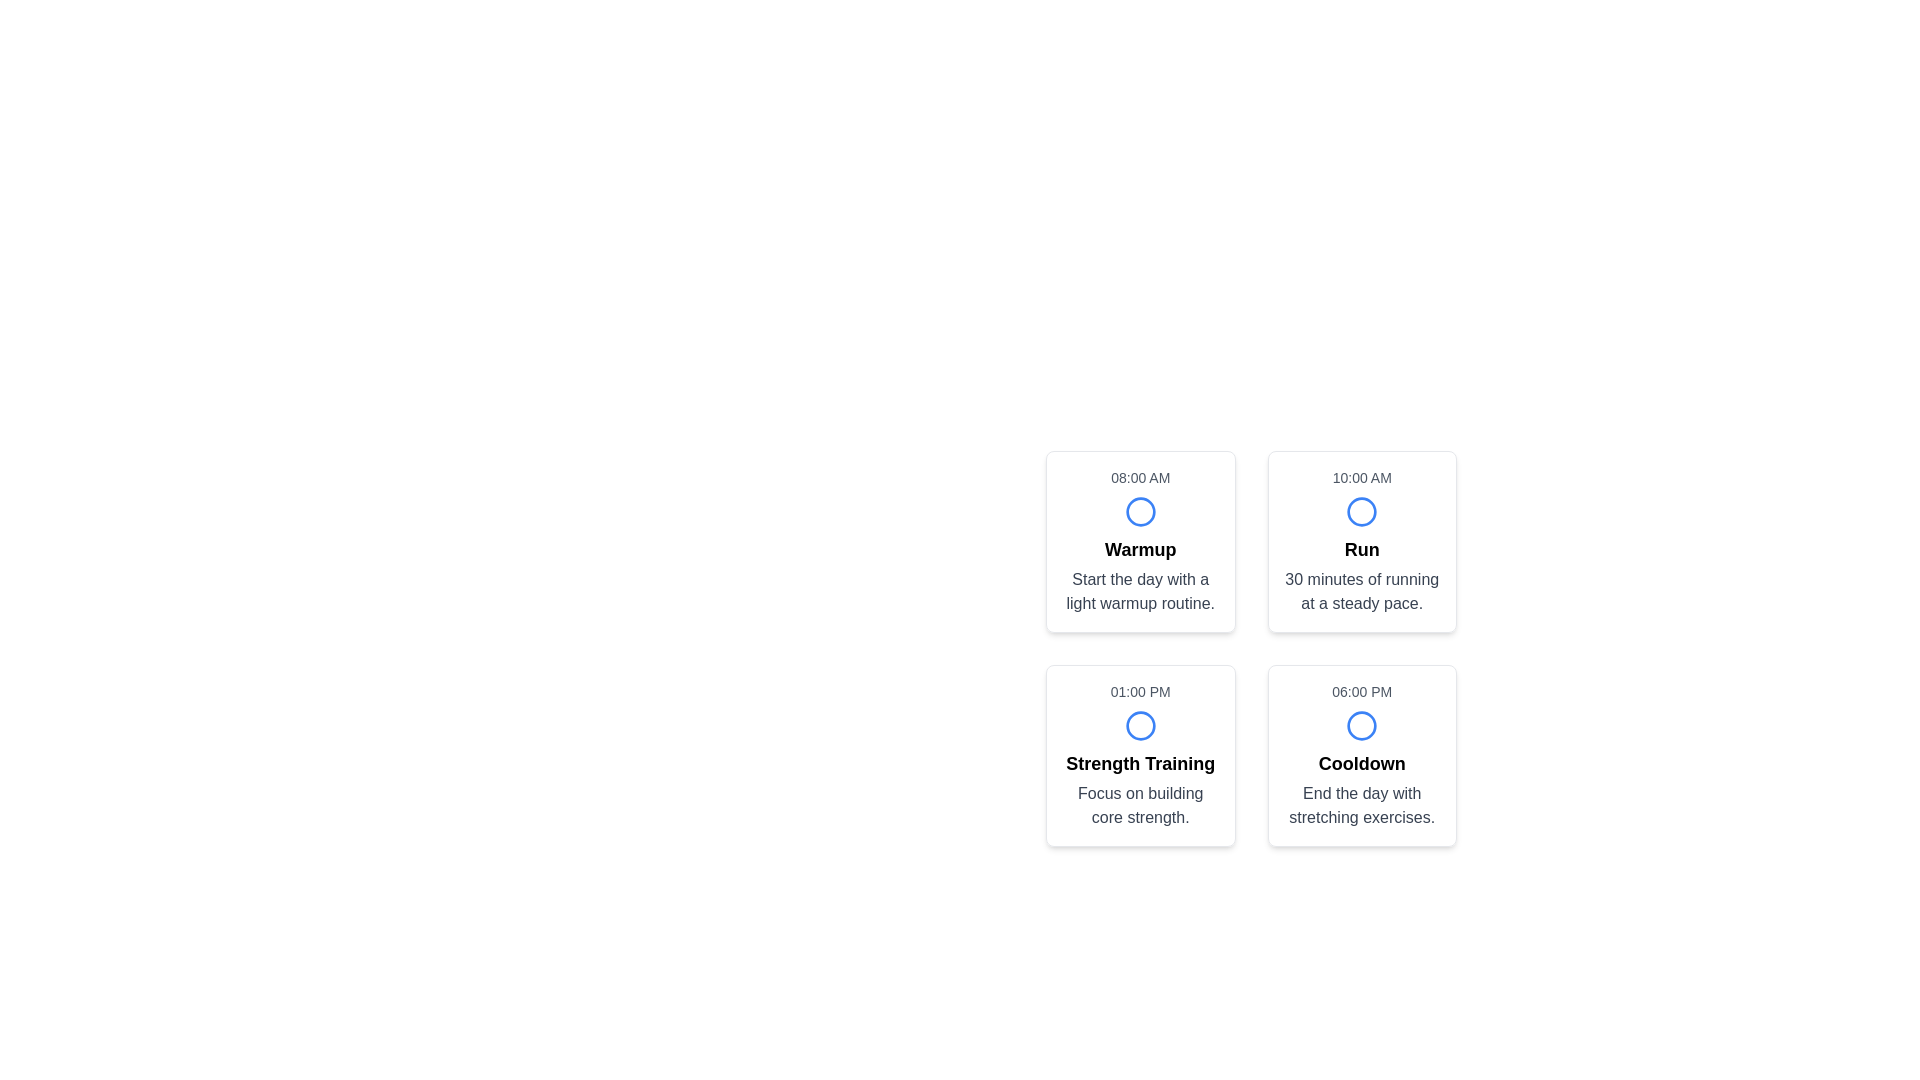 The image size is (1920, 1080). I want to click on the circular shape with a blue border and a transparent center located in the 'Strength Training' card, which is the third card in the second row of the layout grid, so click(1140, 725).